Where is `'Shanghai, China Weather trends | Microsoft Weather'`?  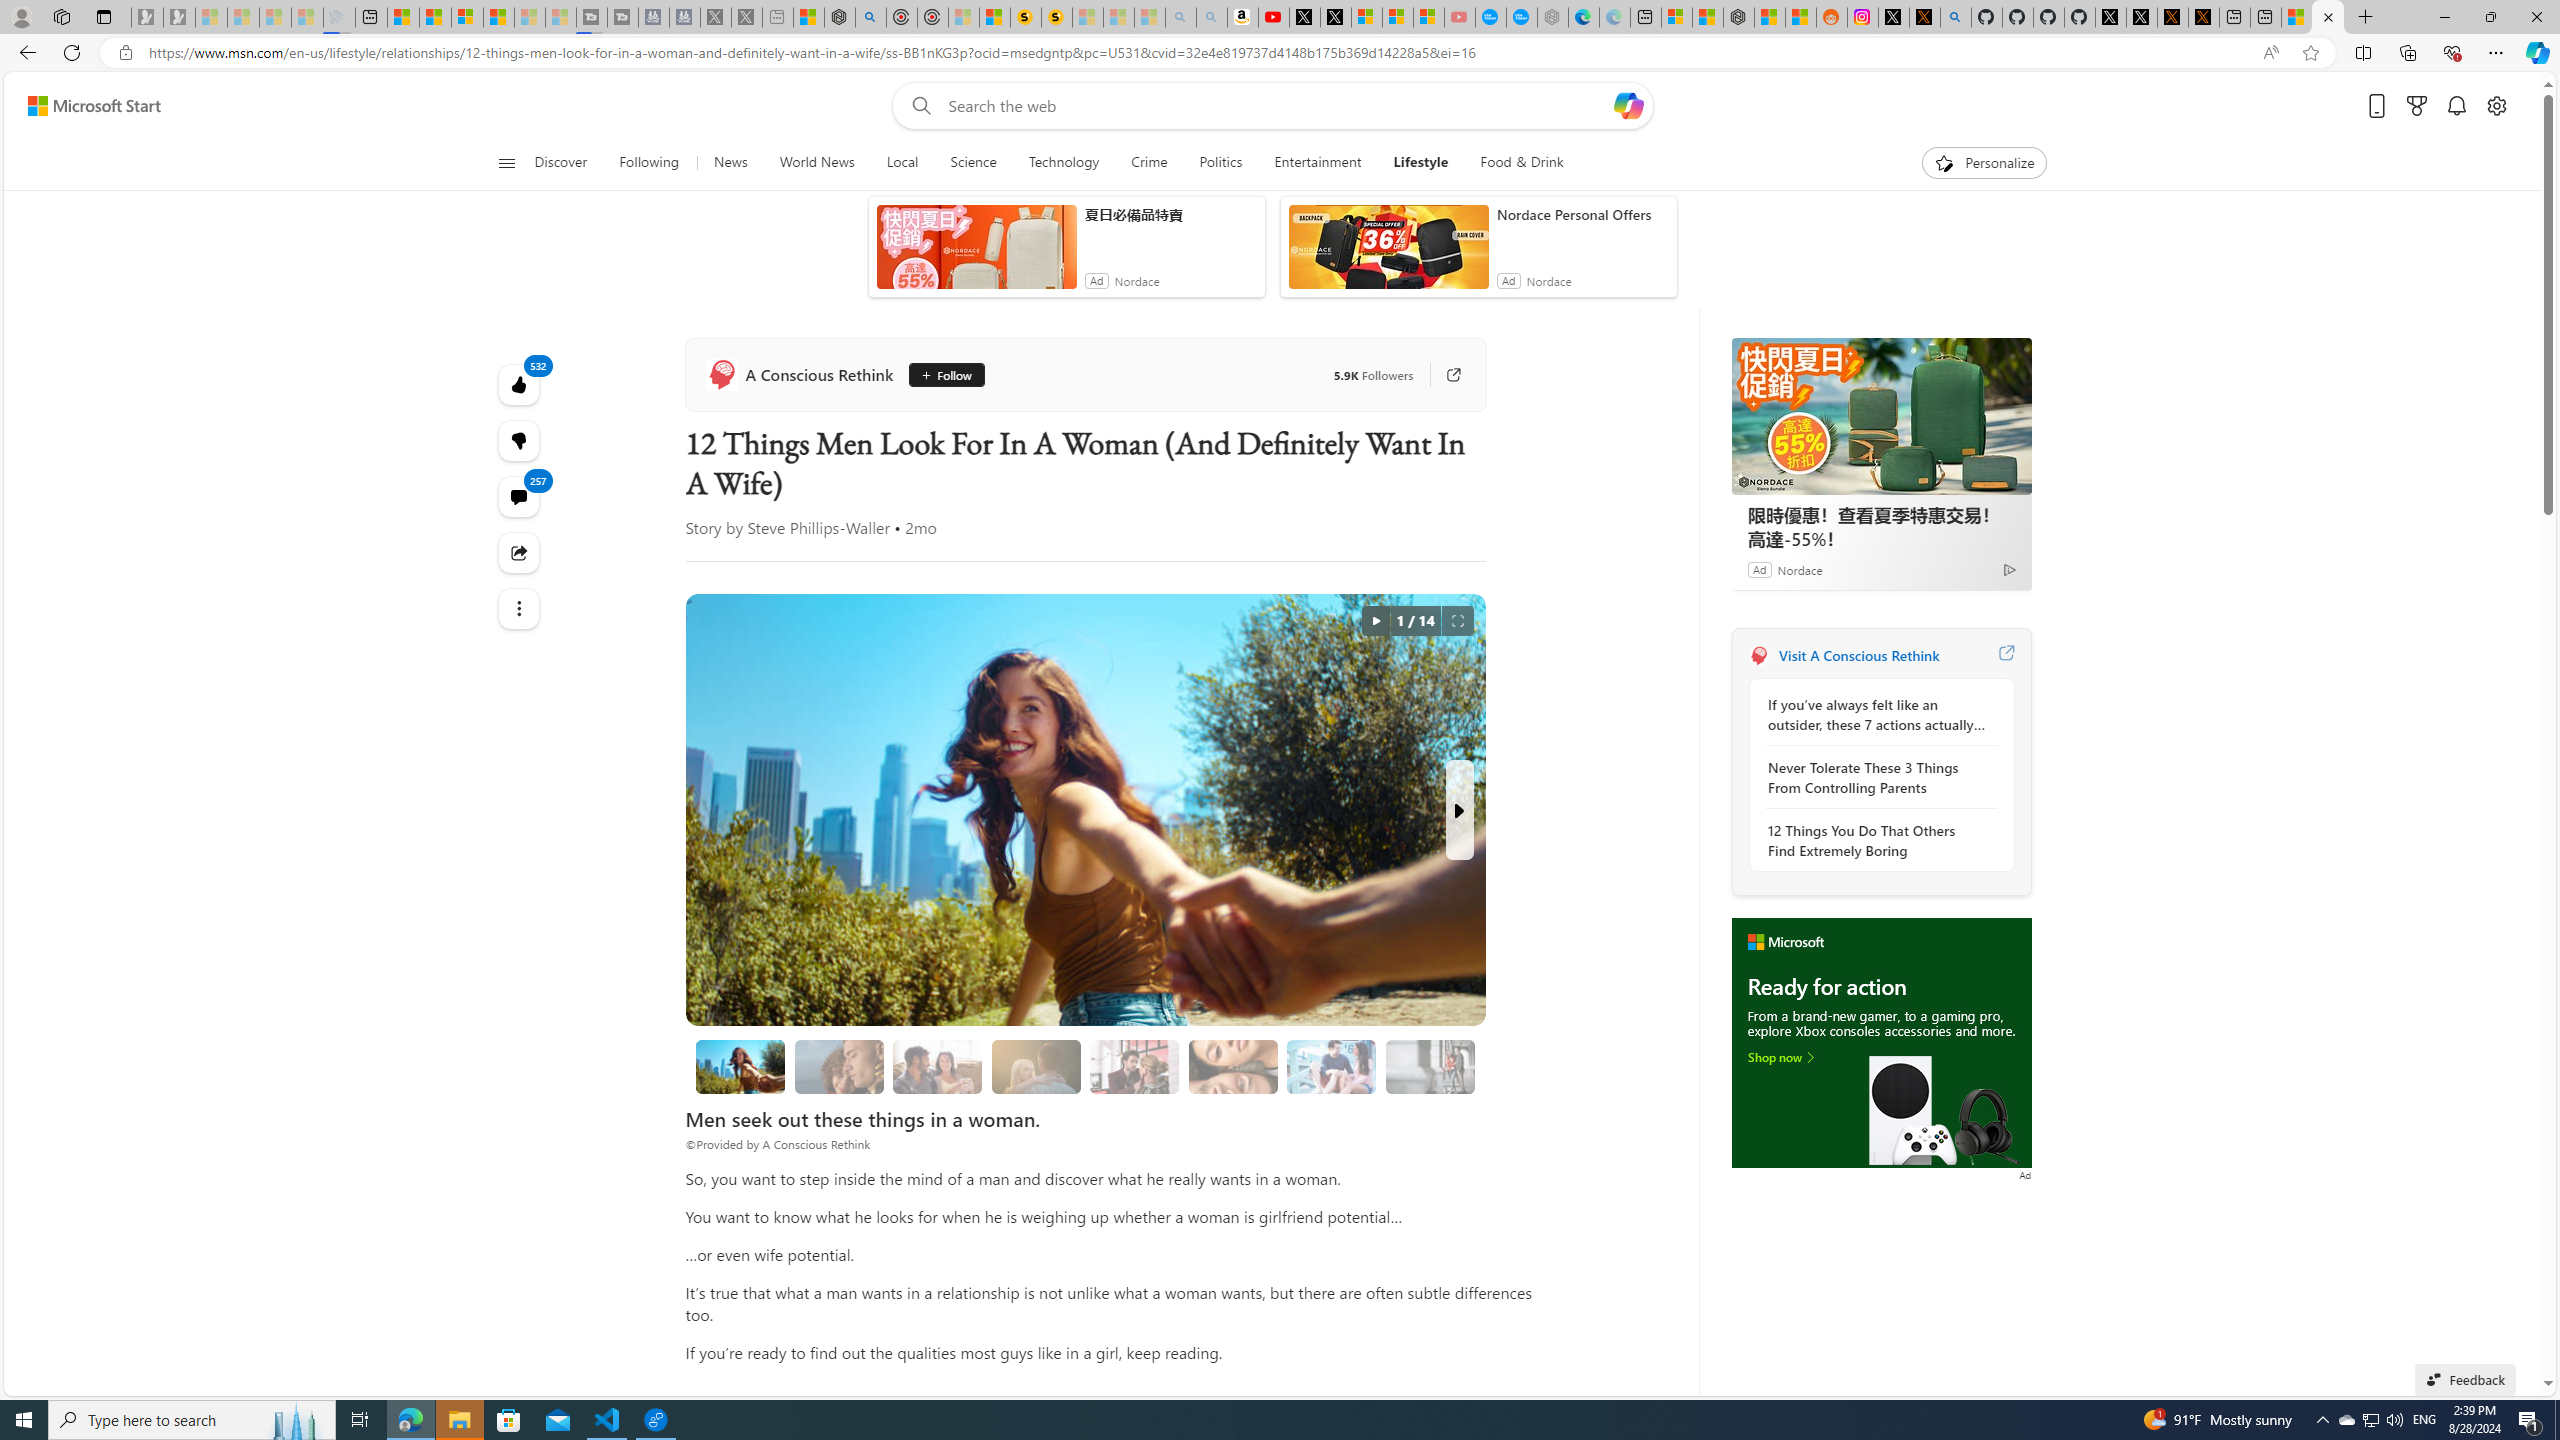
'Shanghai, China Weather trends | Microsoft Weather' is located at coordinates (1799, 16).